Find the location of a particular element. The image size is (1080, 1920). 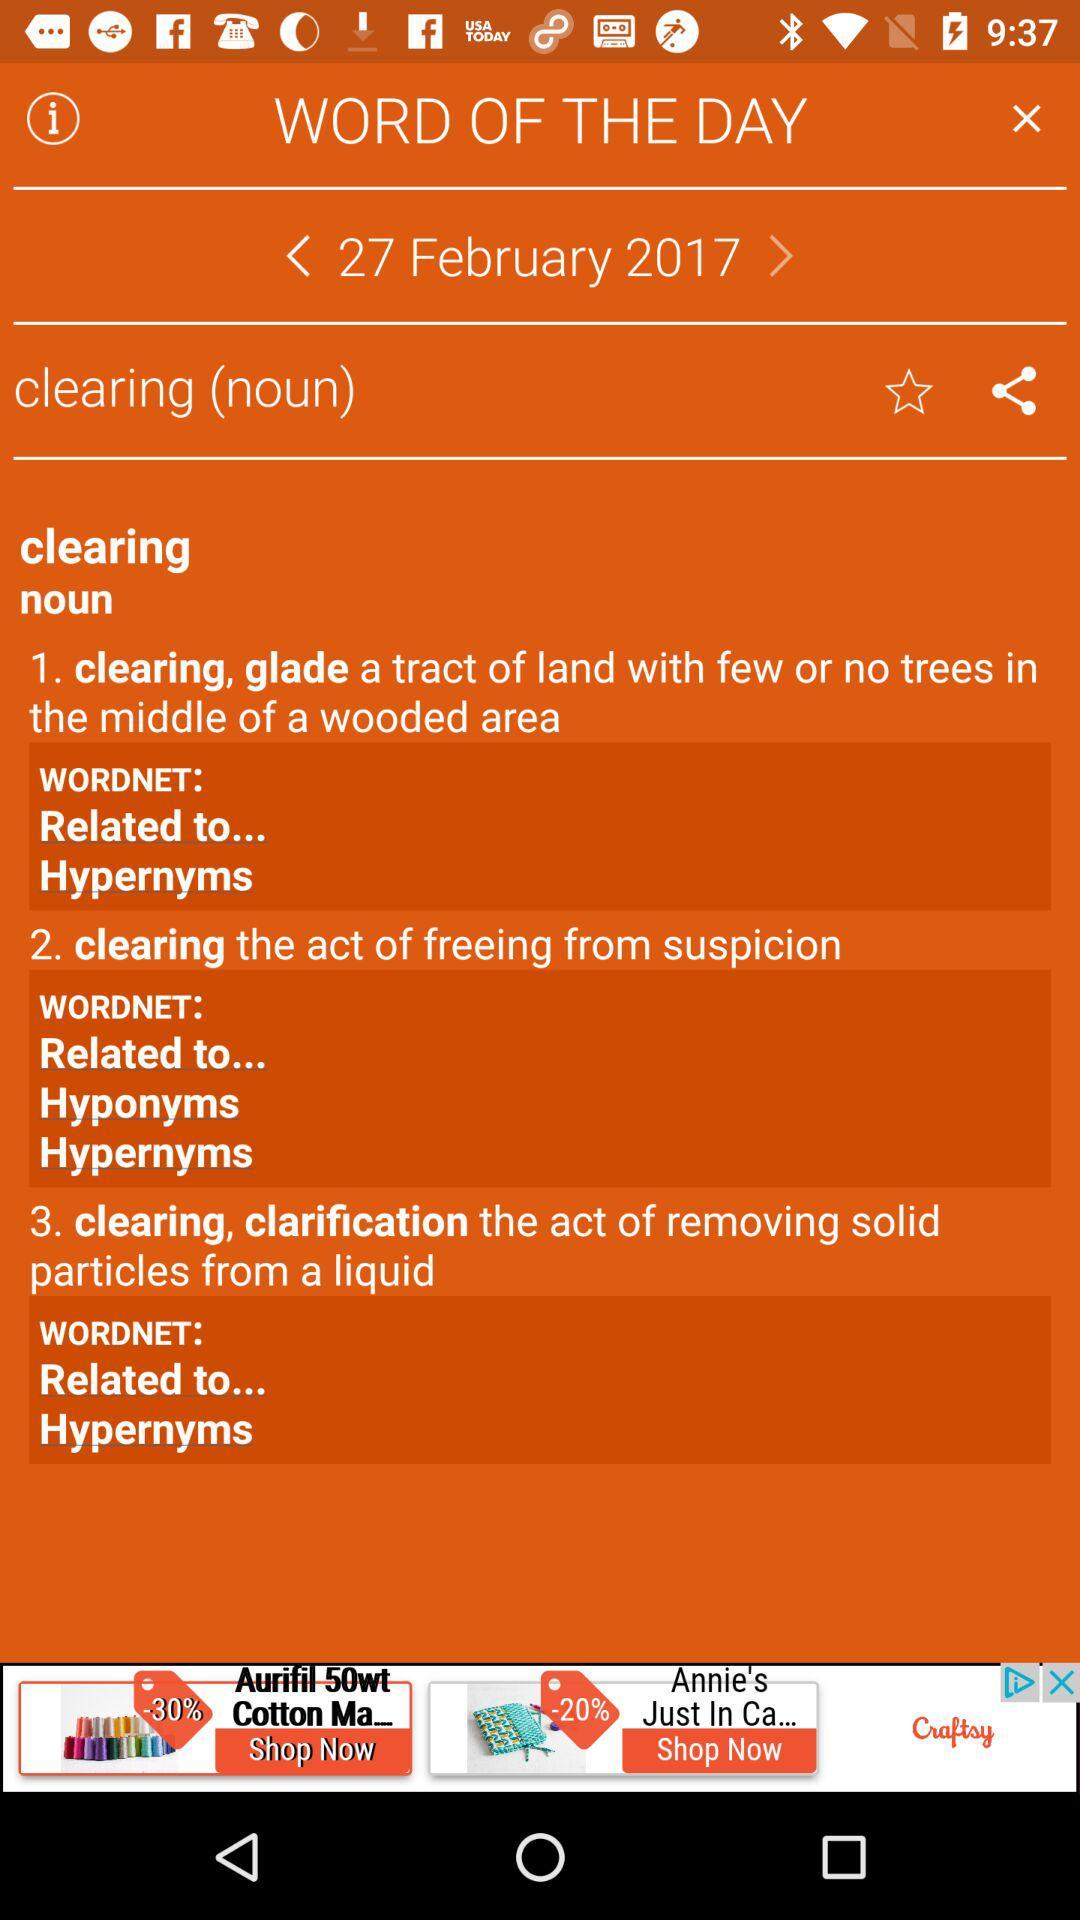

previous is located at coordinates (297, 254).